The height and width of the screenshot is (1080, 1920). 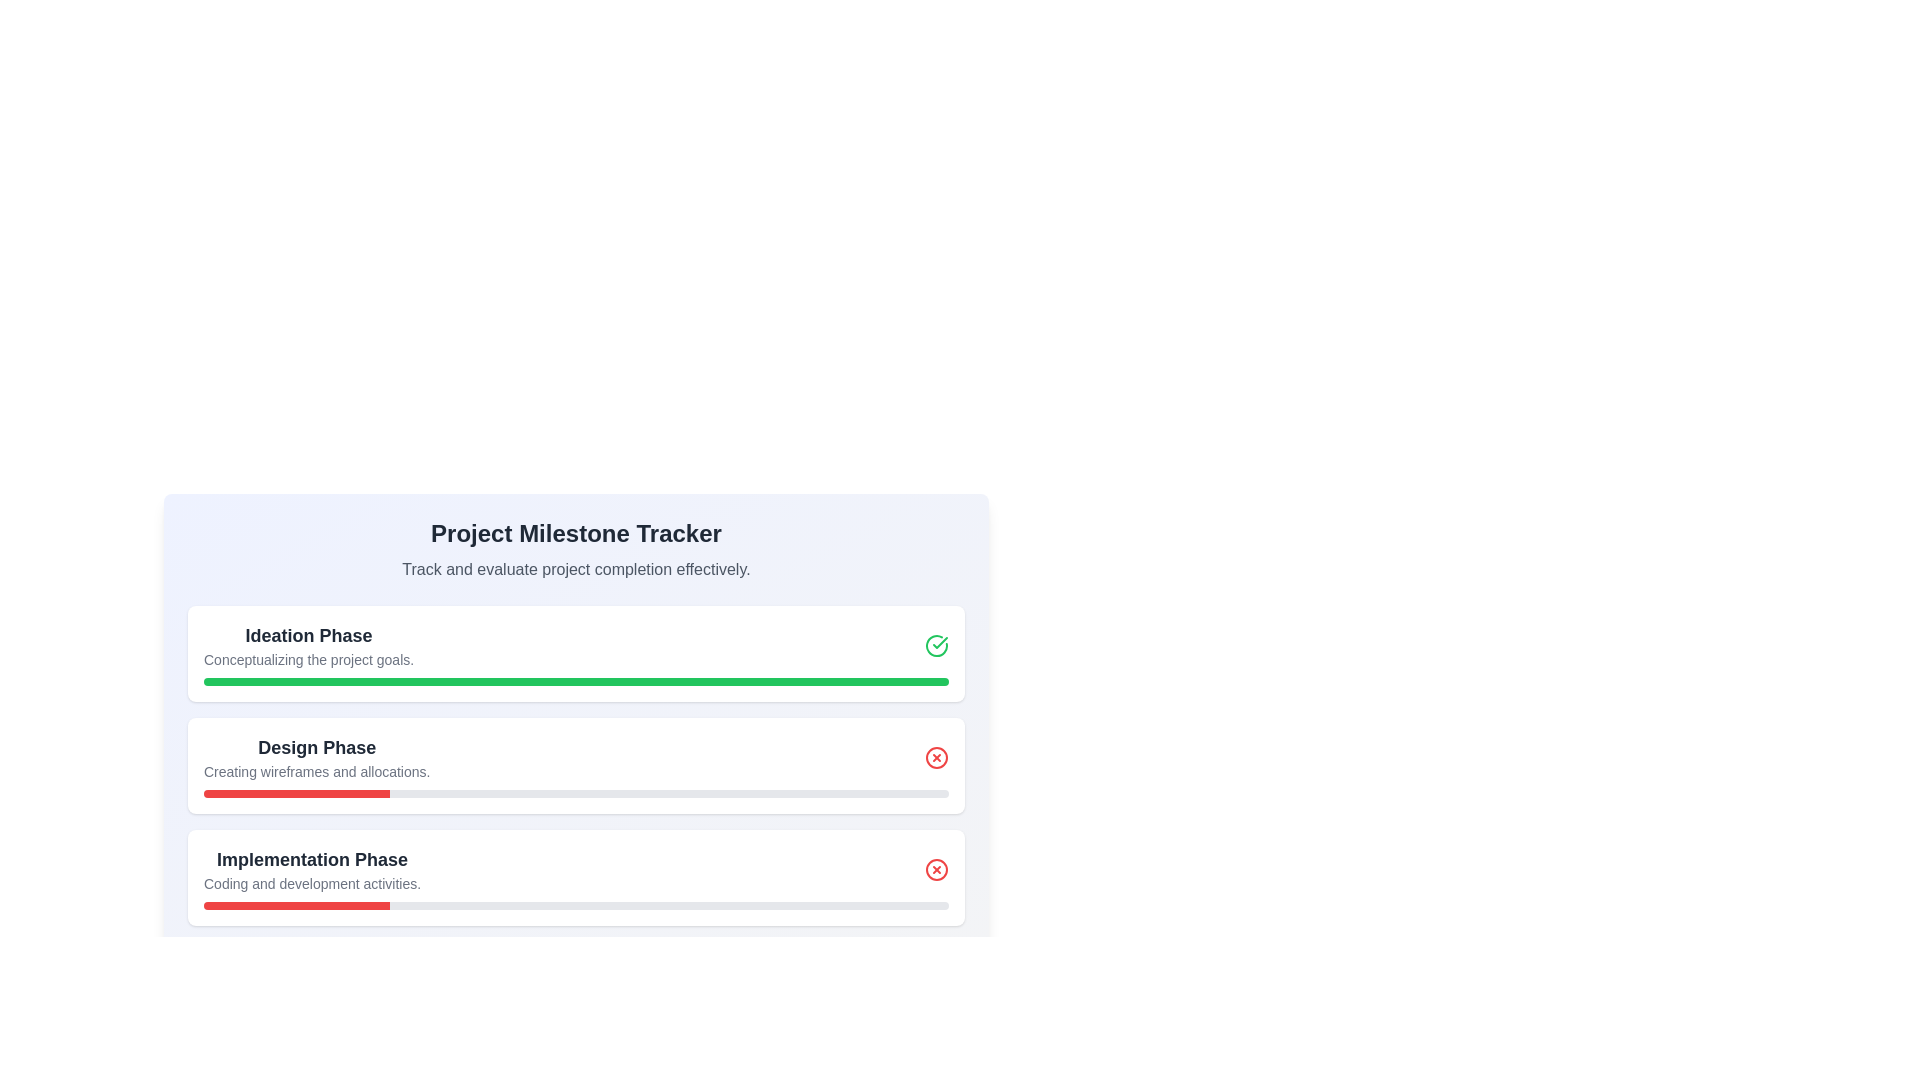 What do you see at coordinates (575, 906) in the screenshot?
I see `the bottom-most progress bar, which has a gray background and a partially filled red bar, located under the 'Implementation Phase' text` at bounding box center [575, 906].